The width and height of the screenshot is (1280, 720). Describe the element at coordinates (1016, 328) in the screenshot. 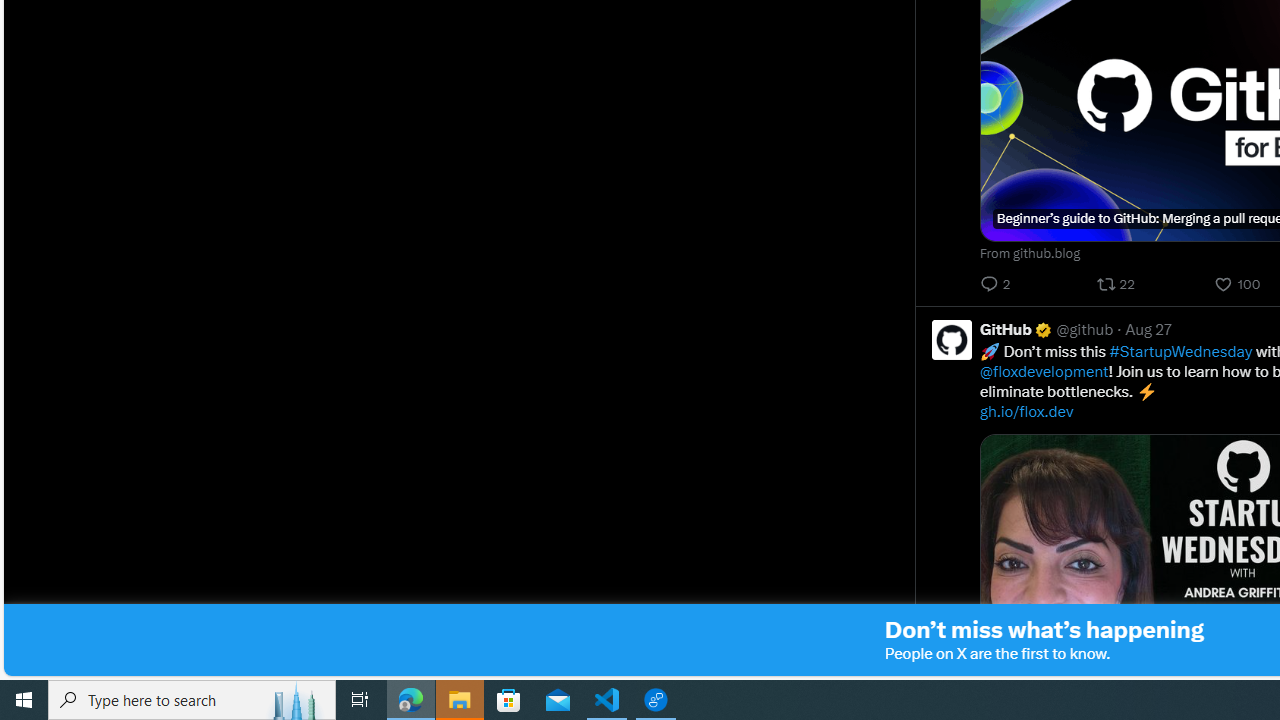

I see `'GitHub Verified account'` at that location.